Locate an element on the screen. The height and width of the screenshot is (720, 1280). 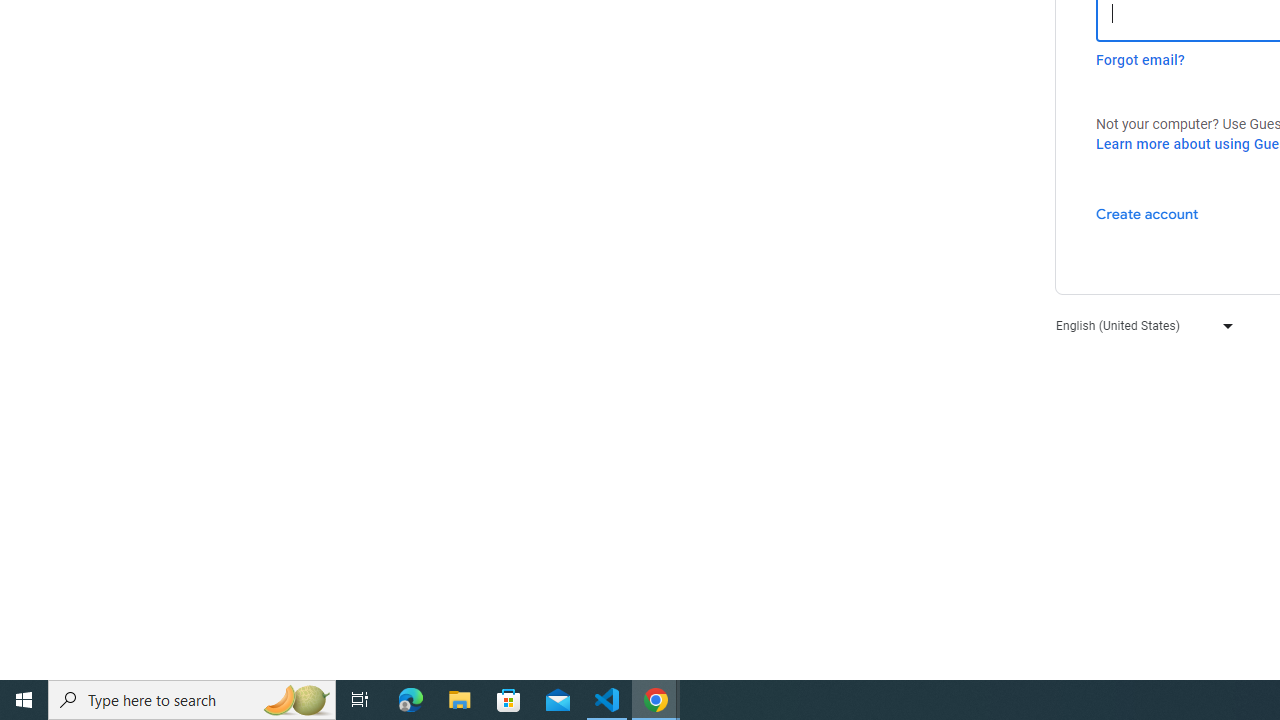
'Forgot email?' is located at coordinates (1140, 59).